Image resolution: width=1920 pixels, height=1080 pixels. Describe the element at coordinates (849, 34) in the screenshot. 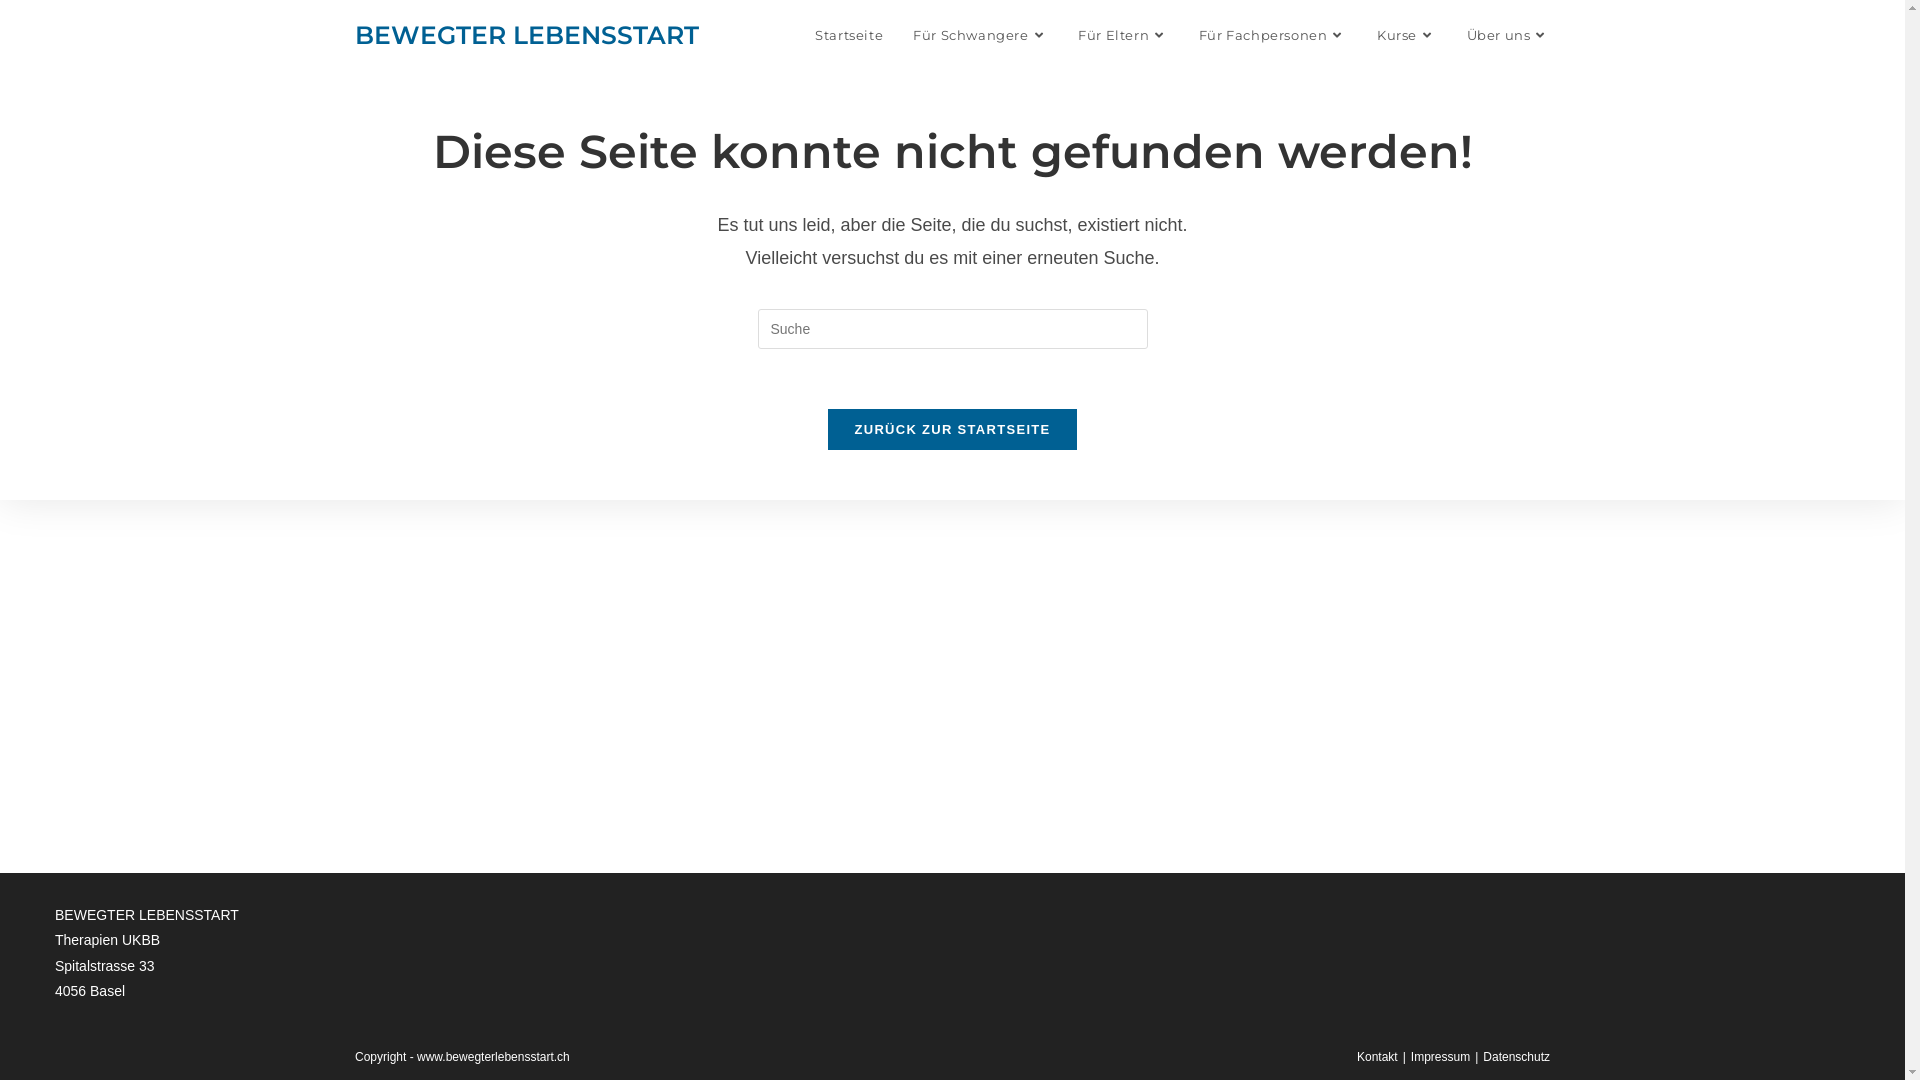

I see `'Startseite'` at that location.